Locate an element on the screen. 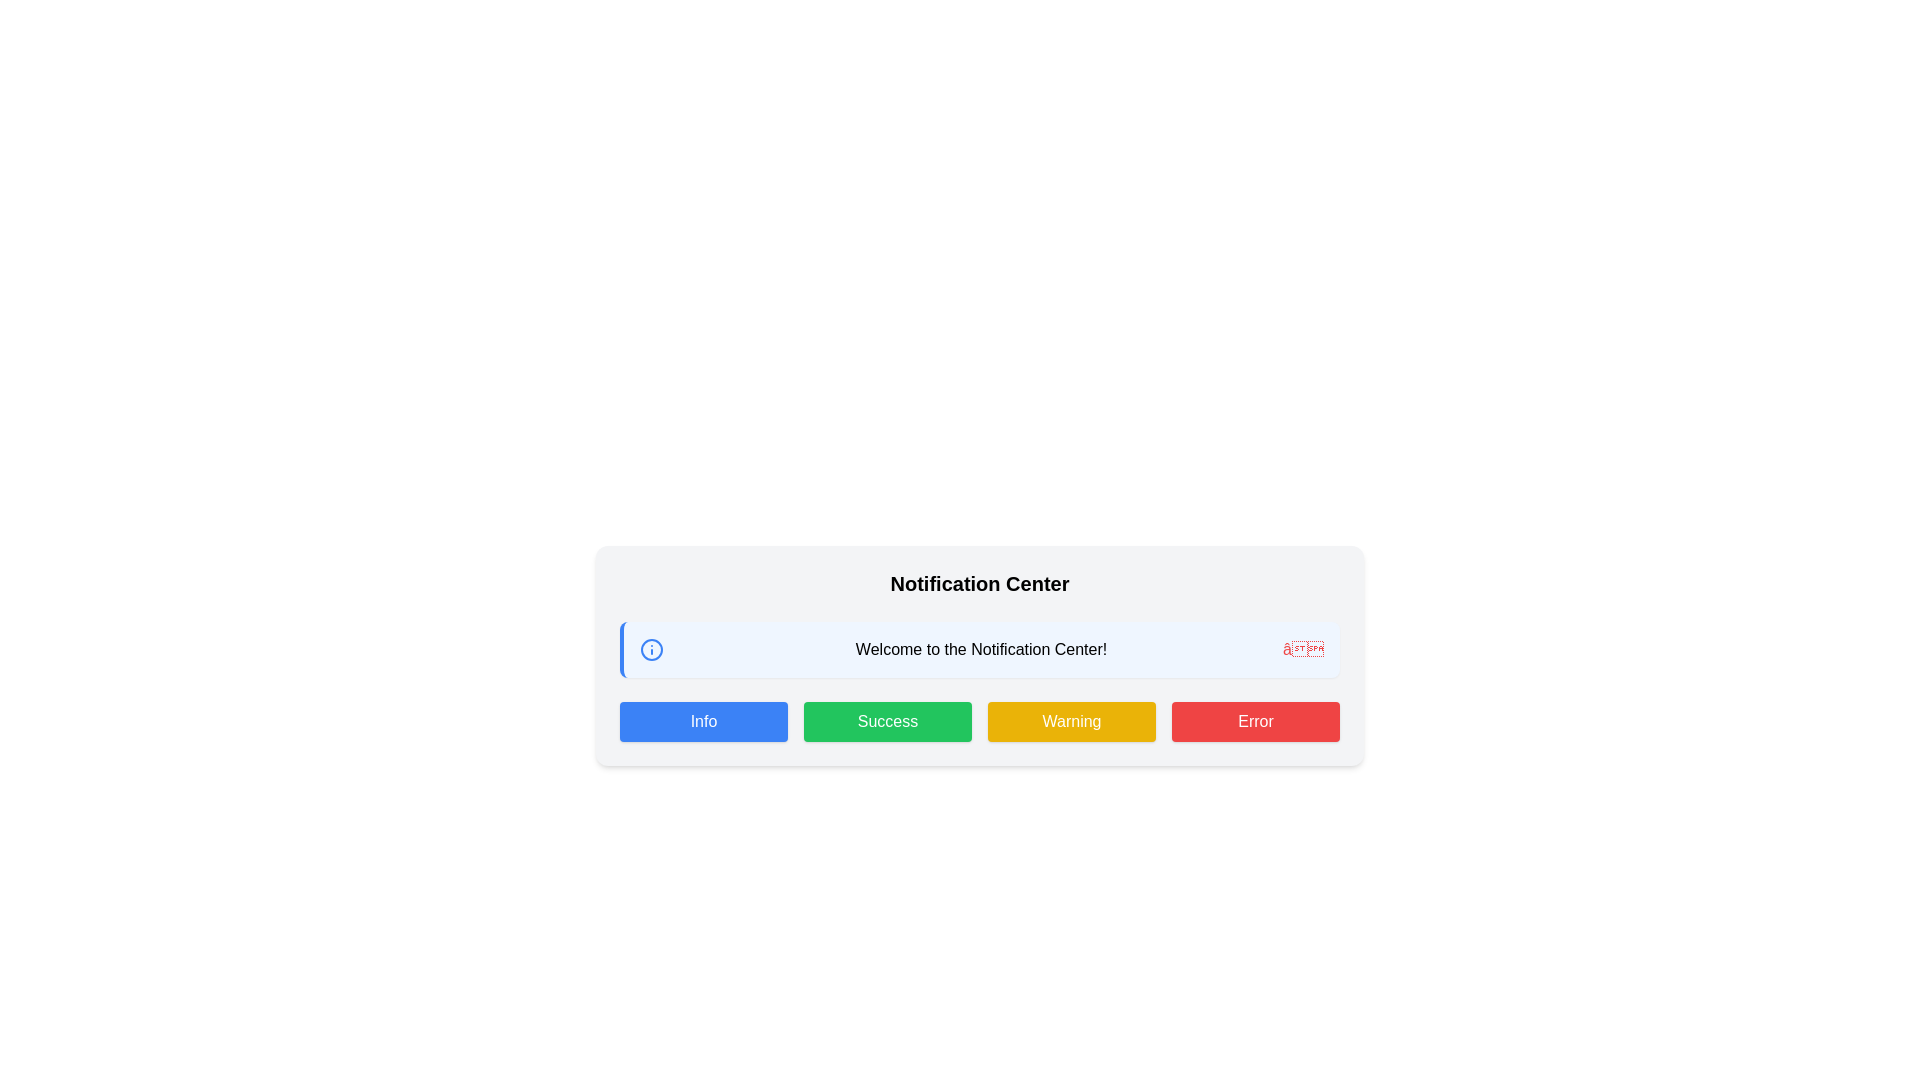 The image size is (1920, 1080). the first button in the grid layout, located below 'Welcome to the Notification Center!' for keyboard-based interaction is located at coordinates (704, 721).